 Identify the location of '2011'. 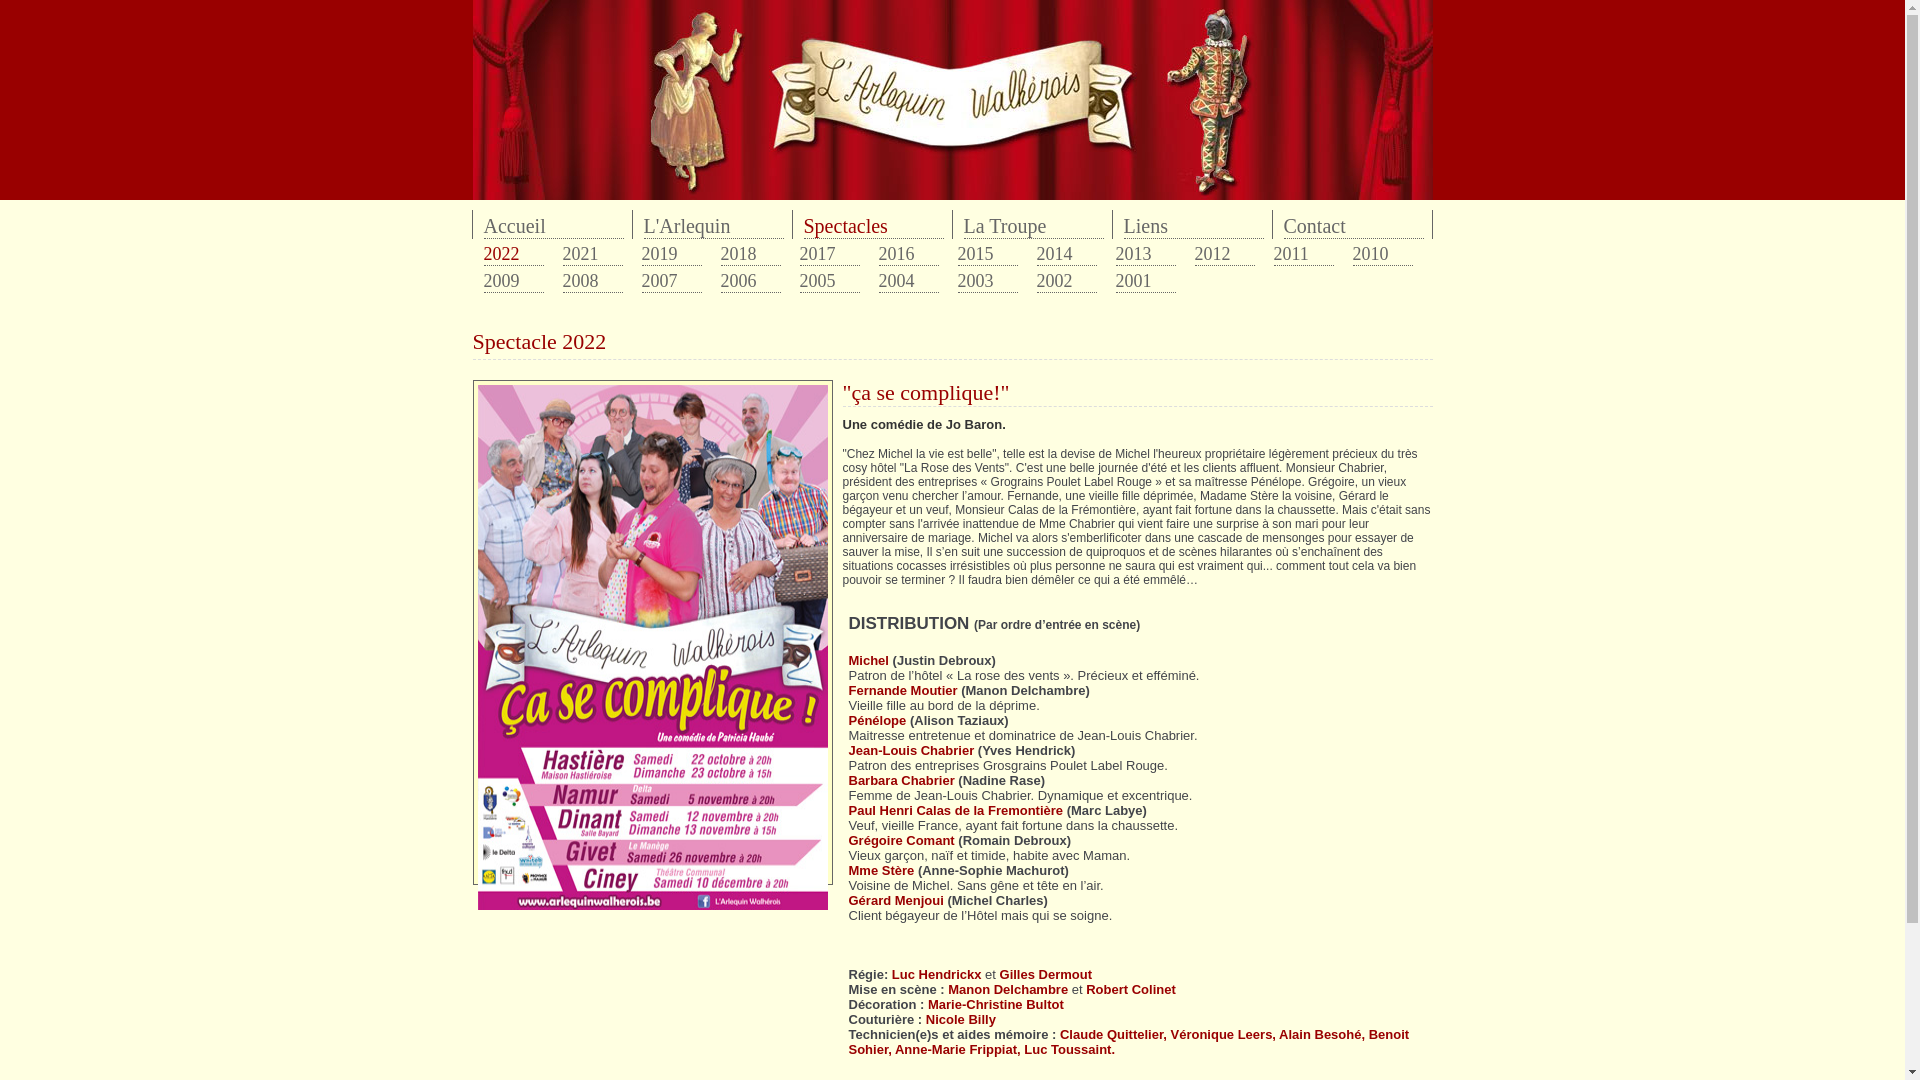
(1304, 253).